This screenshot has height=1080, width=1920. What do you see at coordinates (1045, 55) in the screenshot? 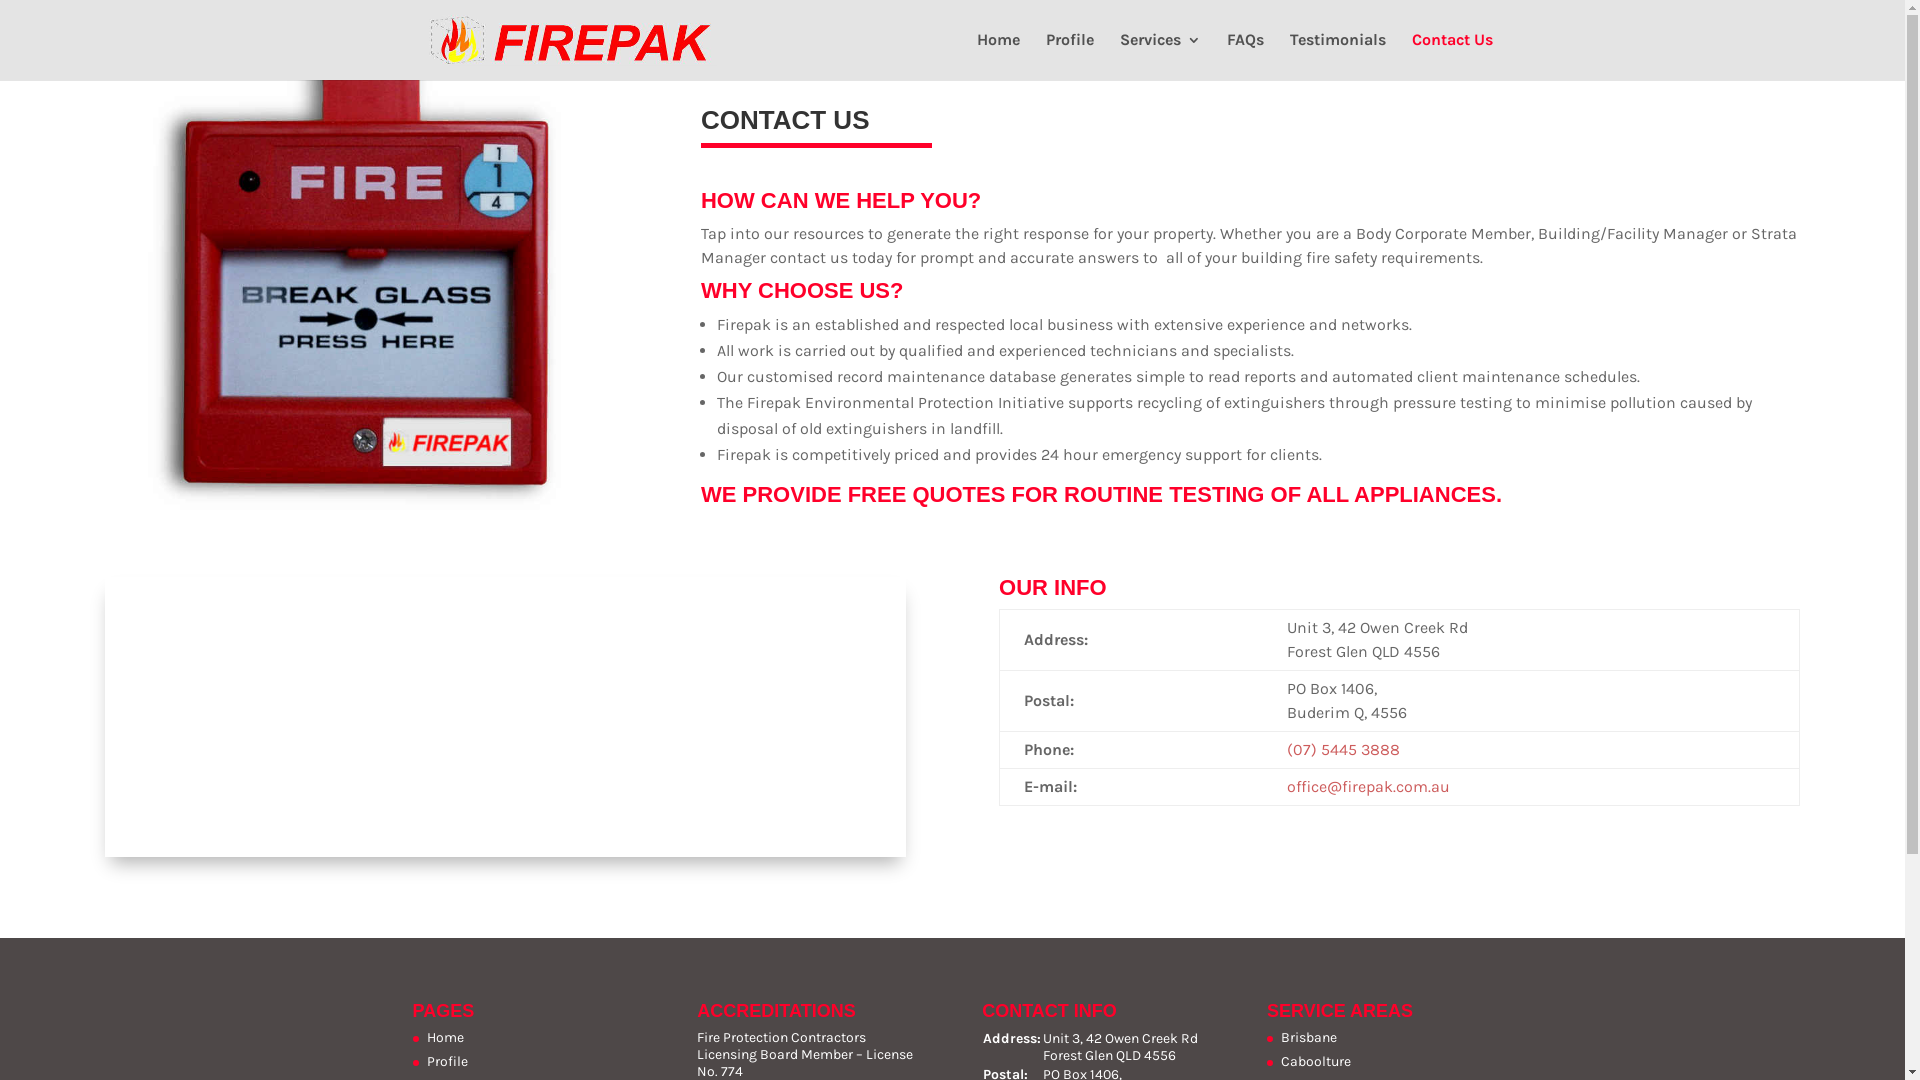
I see `'Profile'` at bounding box center [1045, 55].